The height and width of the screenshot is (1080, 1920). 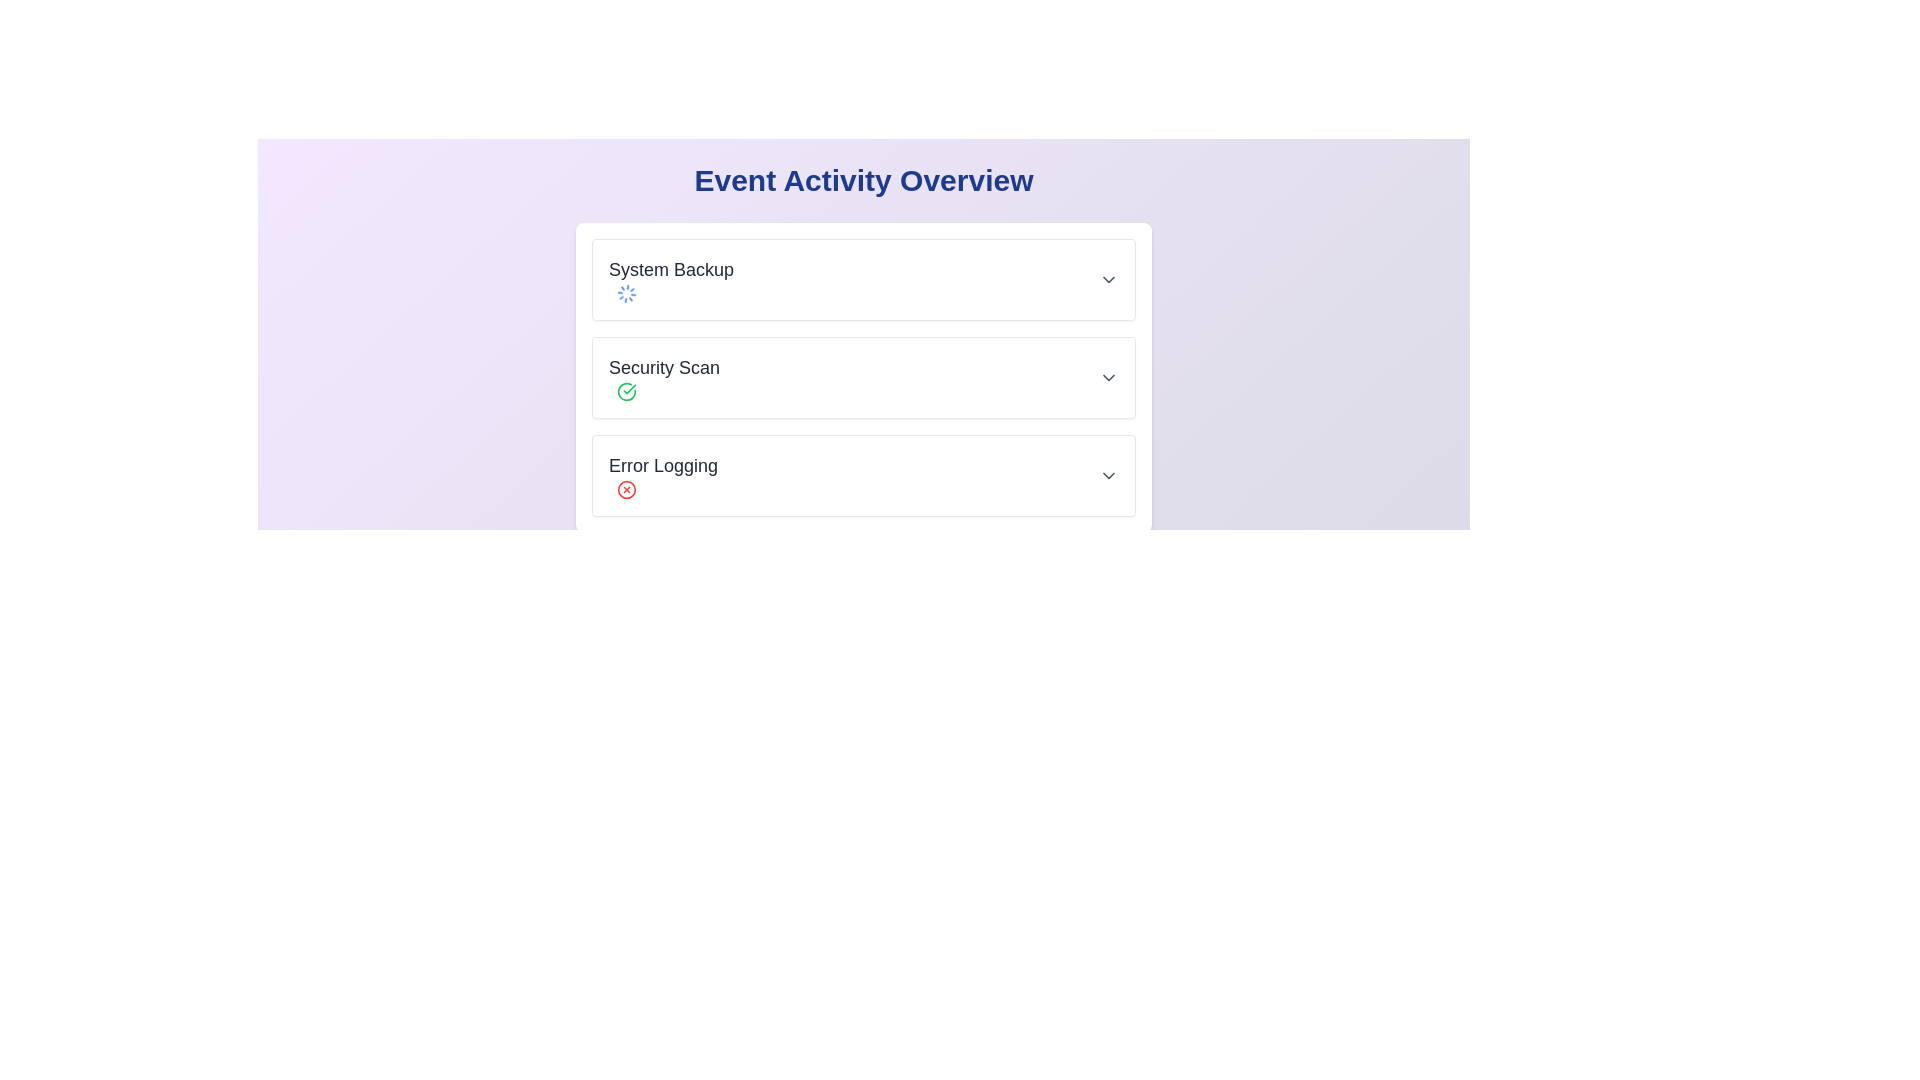 I want to click on the loading indicator icon located in the 'System Backup' section, which is positioned slightly to the right of the title text 'System Backup', so click(x=626, y=293).